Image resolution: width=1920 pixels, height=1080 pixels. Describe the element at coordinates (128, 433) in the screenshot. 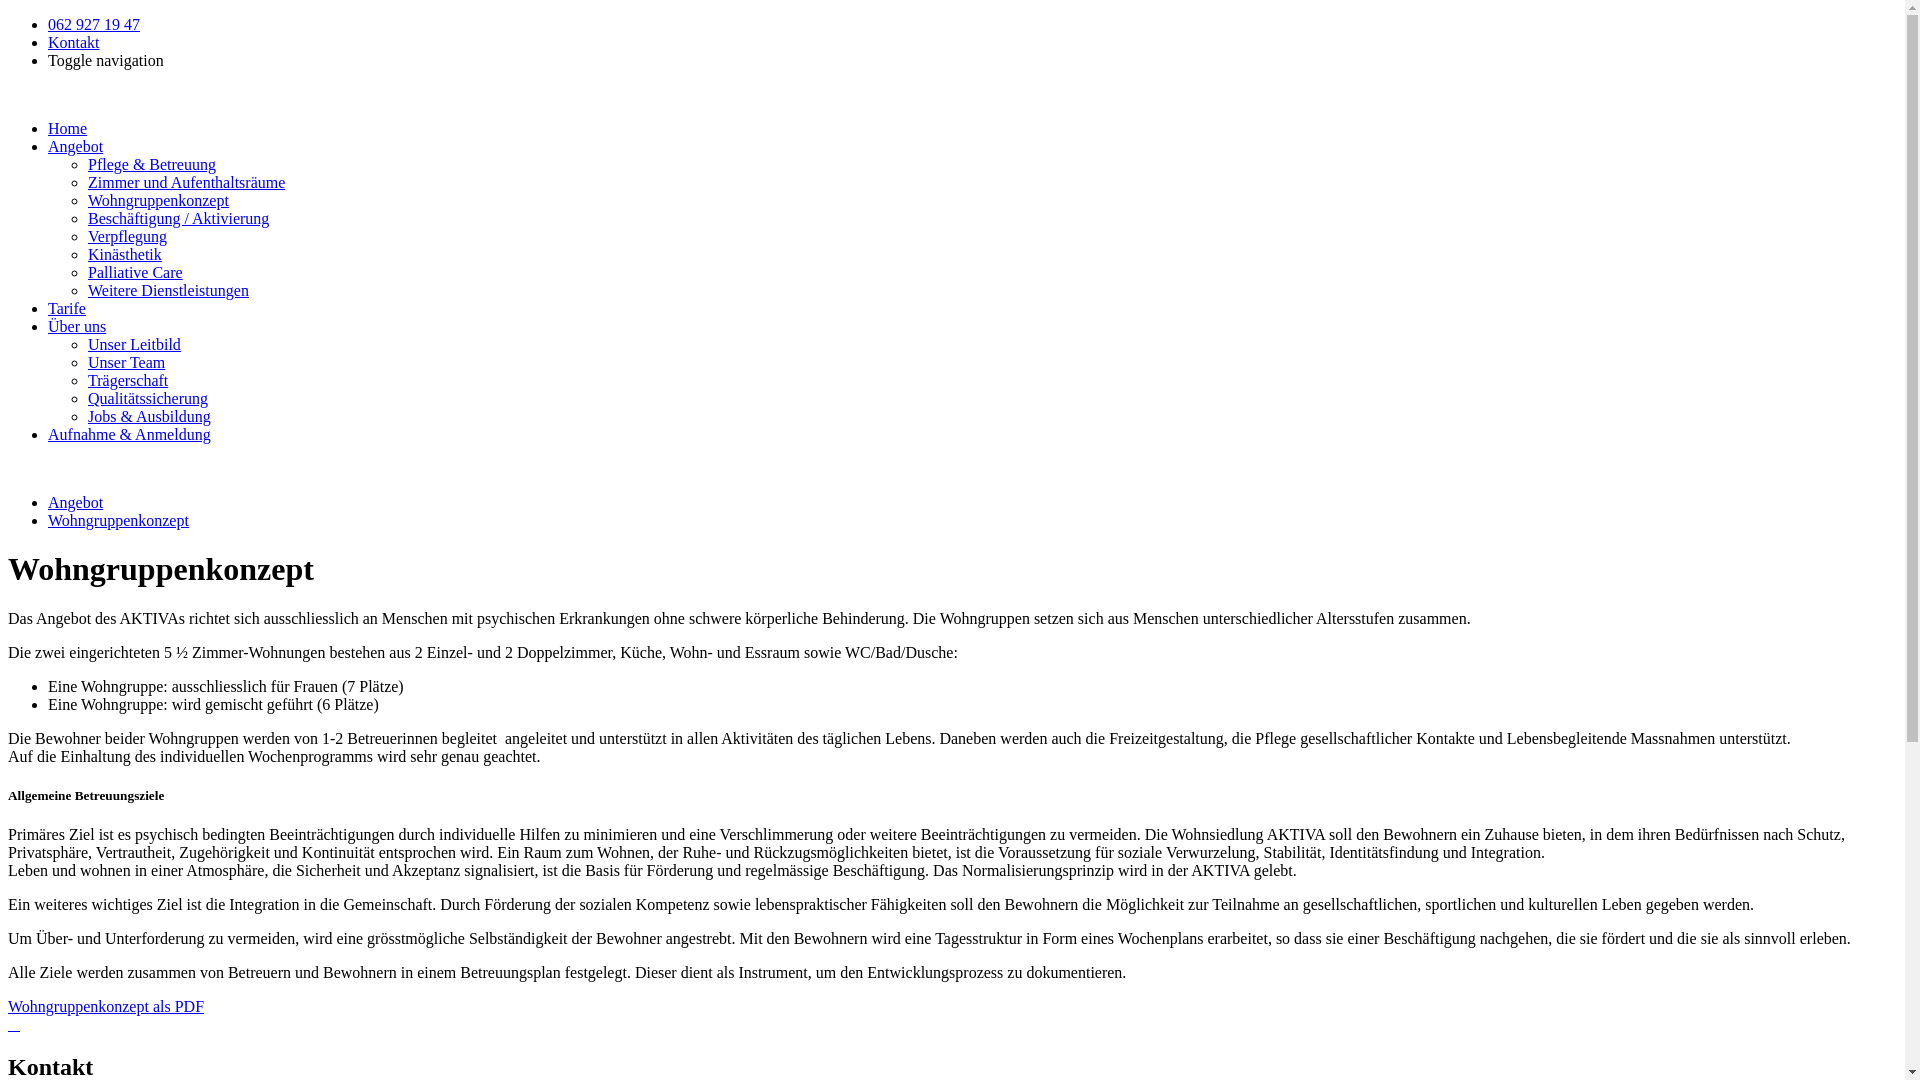

I see `'Aufnahme & Anmeldung'` at that location.